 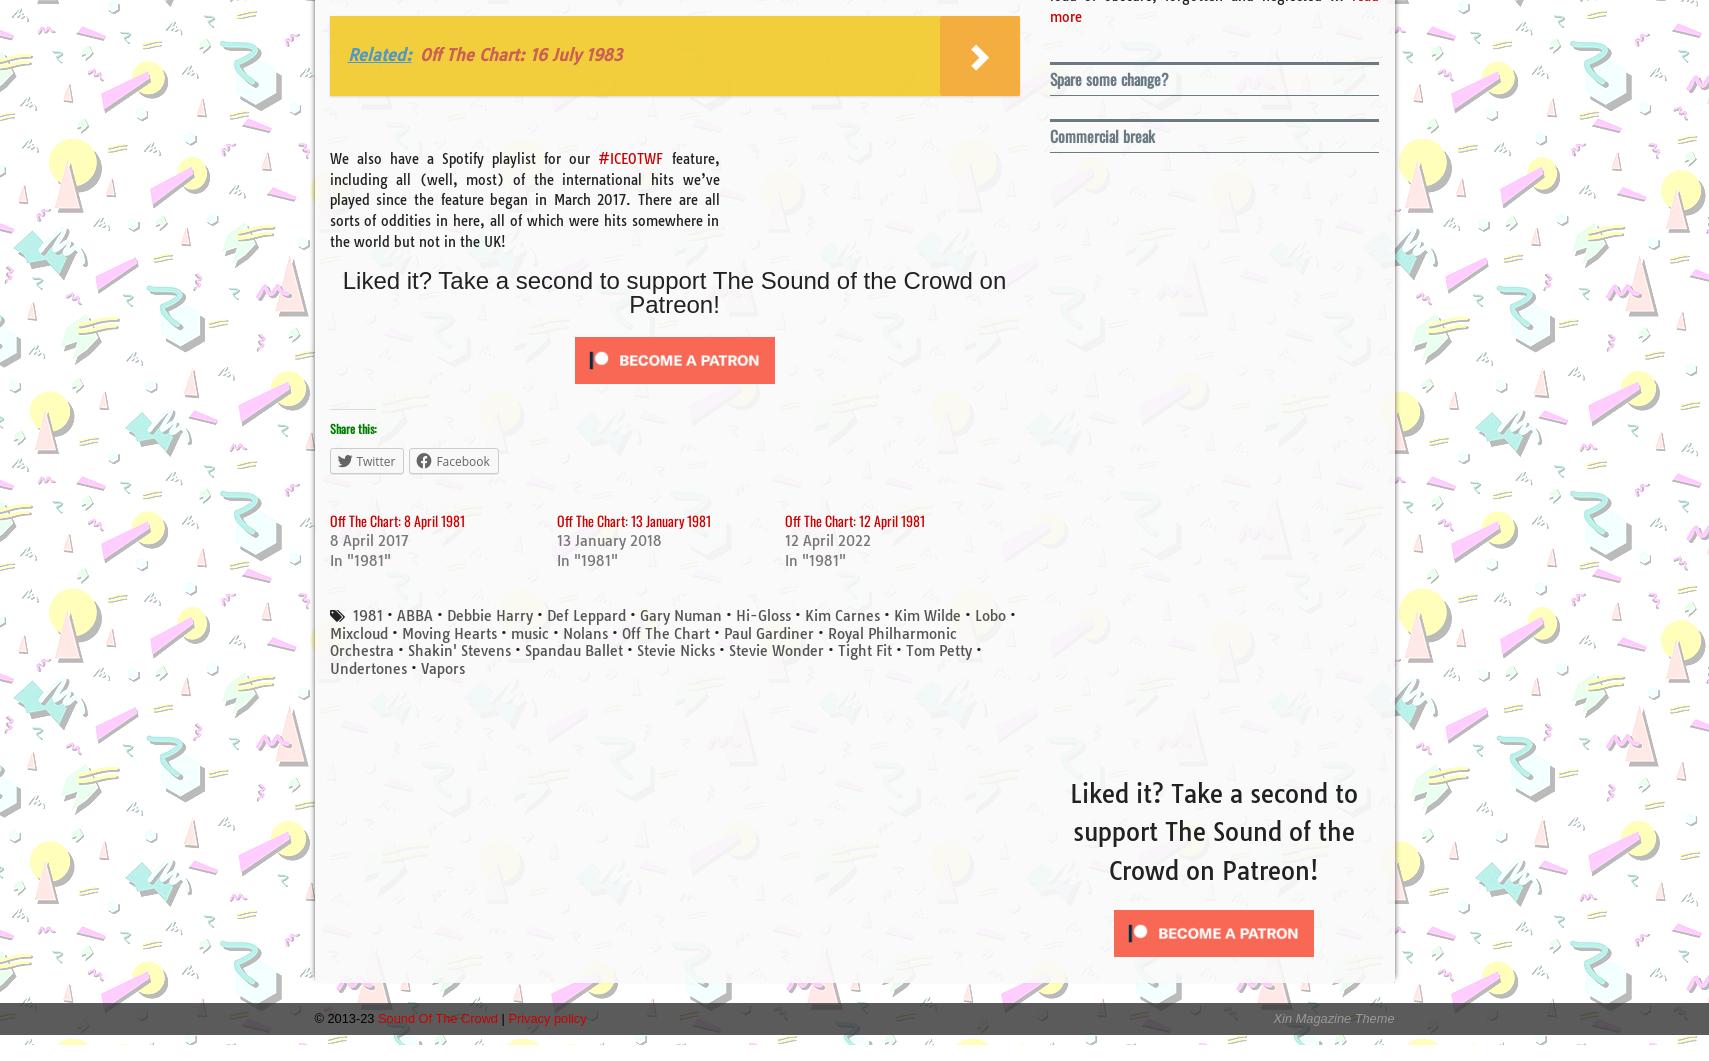 What do you see at coordinates (374, 461) in the screenshot?
I see `'Twitter'` at bounding box center [374, 461].